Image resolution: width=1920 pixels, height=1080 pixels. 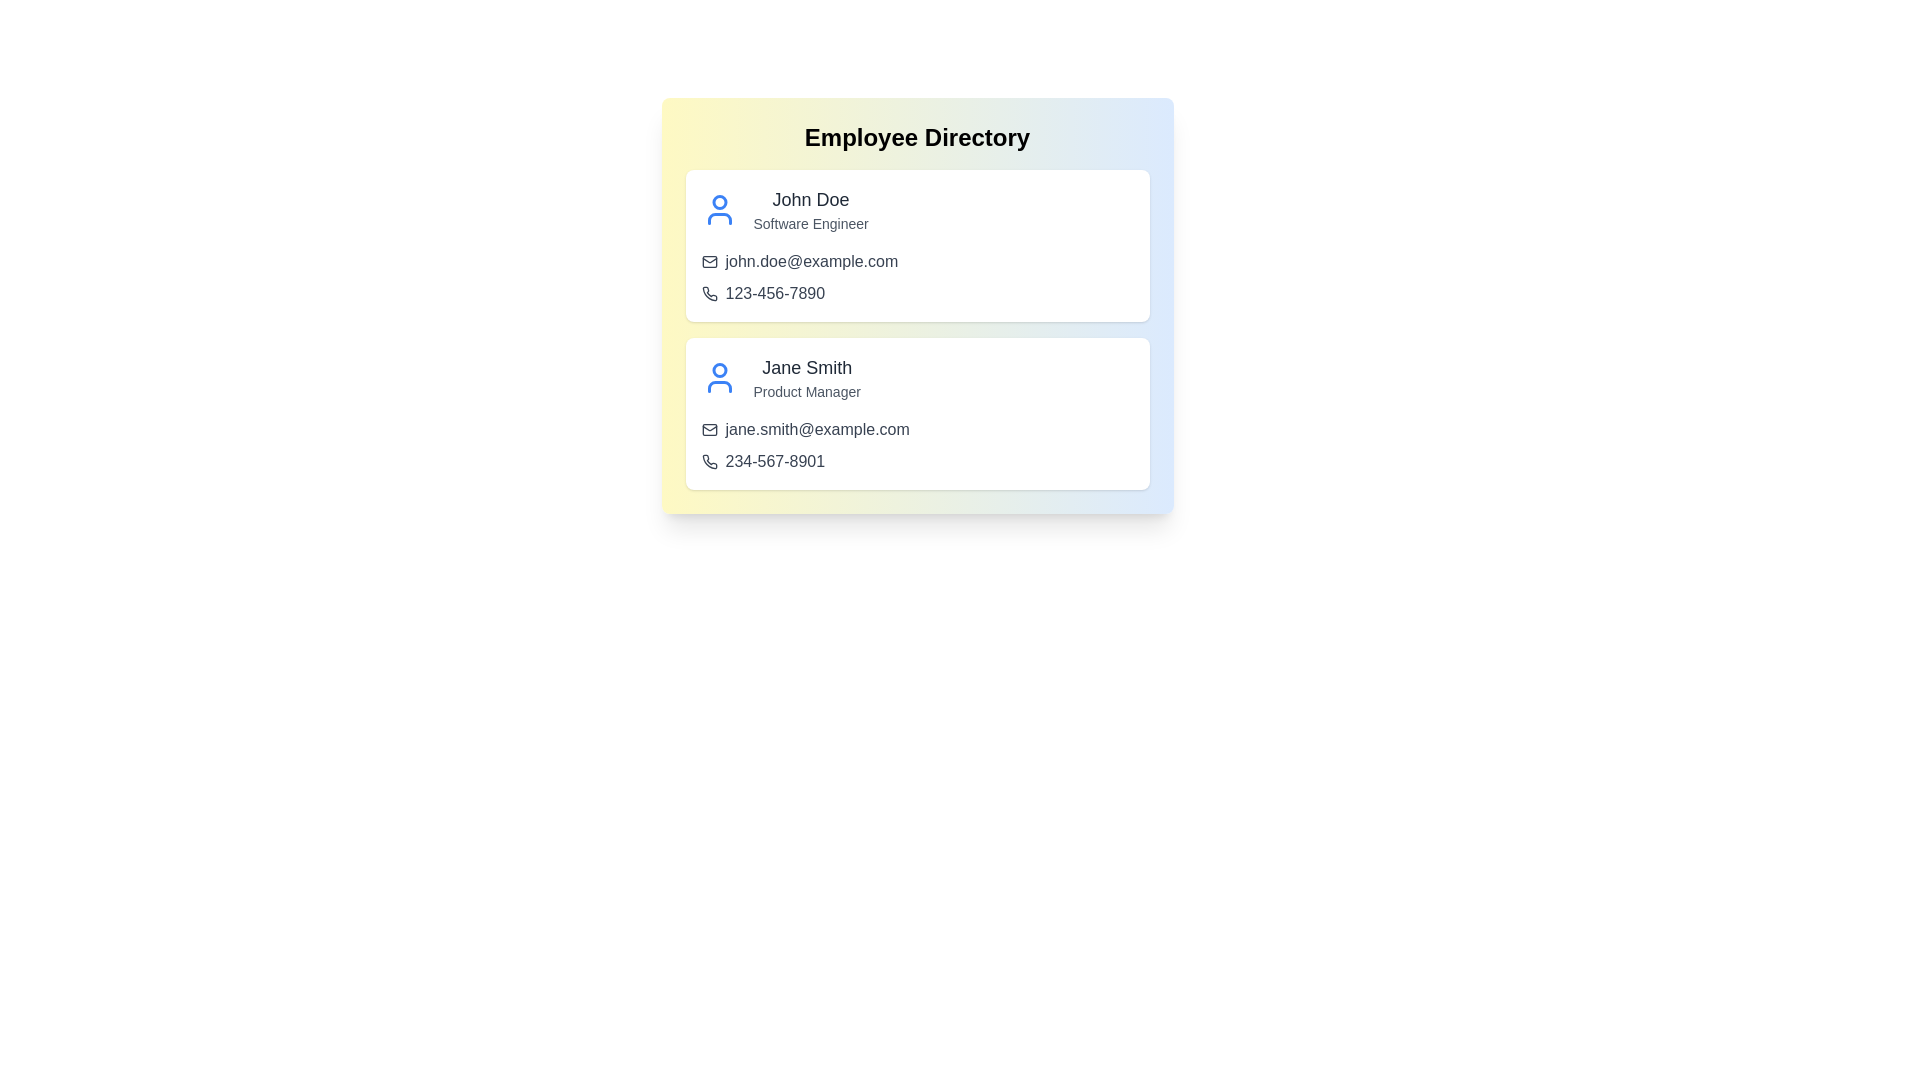 I want to click on the email link of John Doe to copy their email address, so click(x=817, y=261).